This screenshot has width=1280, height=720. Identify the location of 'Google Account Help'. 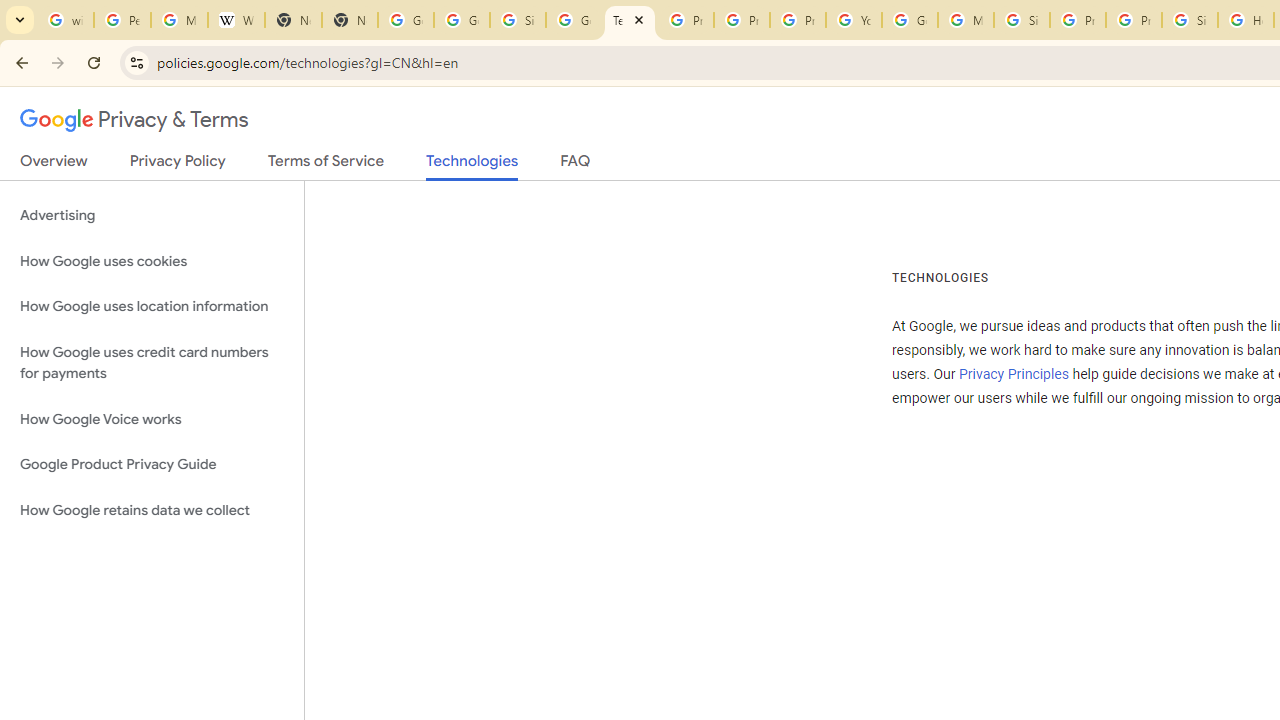
(909, 20).